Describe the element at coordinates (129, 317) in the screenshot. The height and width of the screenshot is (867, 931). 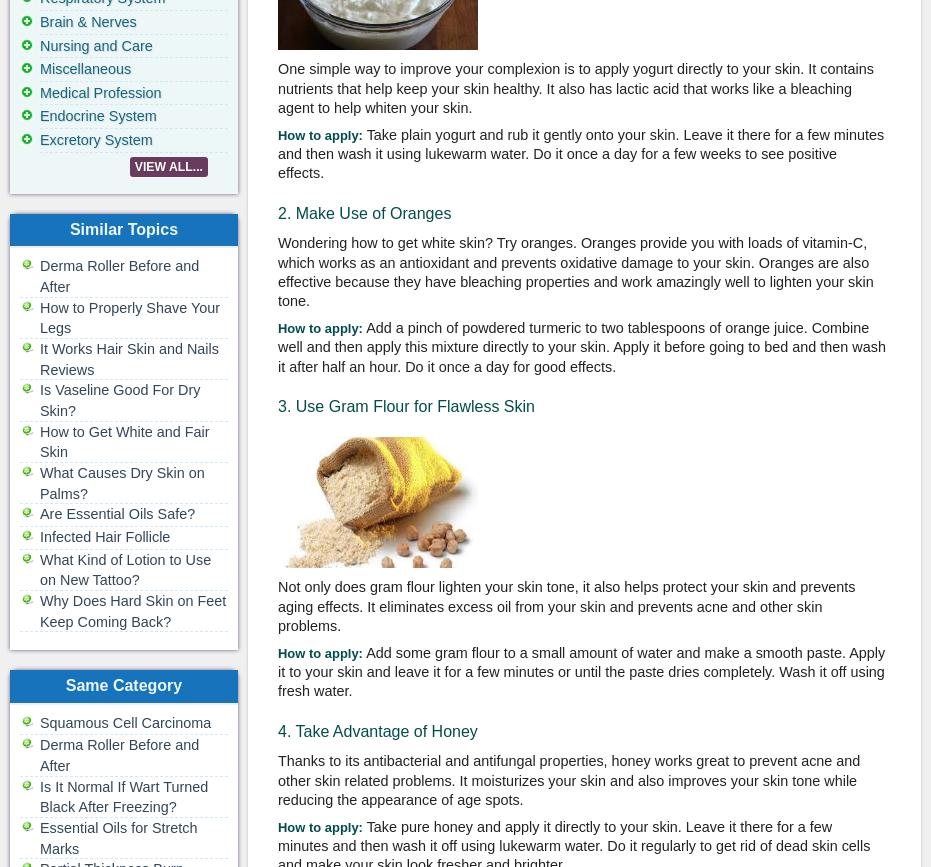
I see `'How to Properly Shave Your Legs'` at that location.